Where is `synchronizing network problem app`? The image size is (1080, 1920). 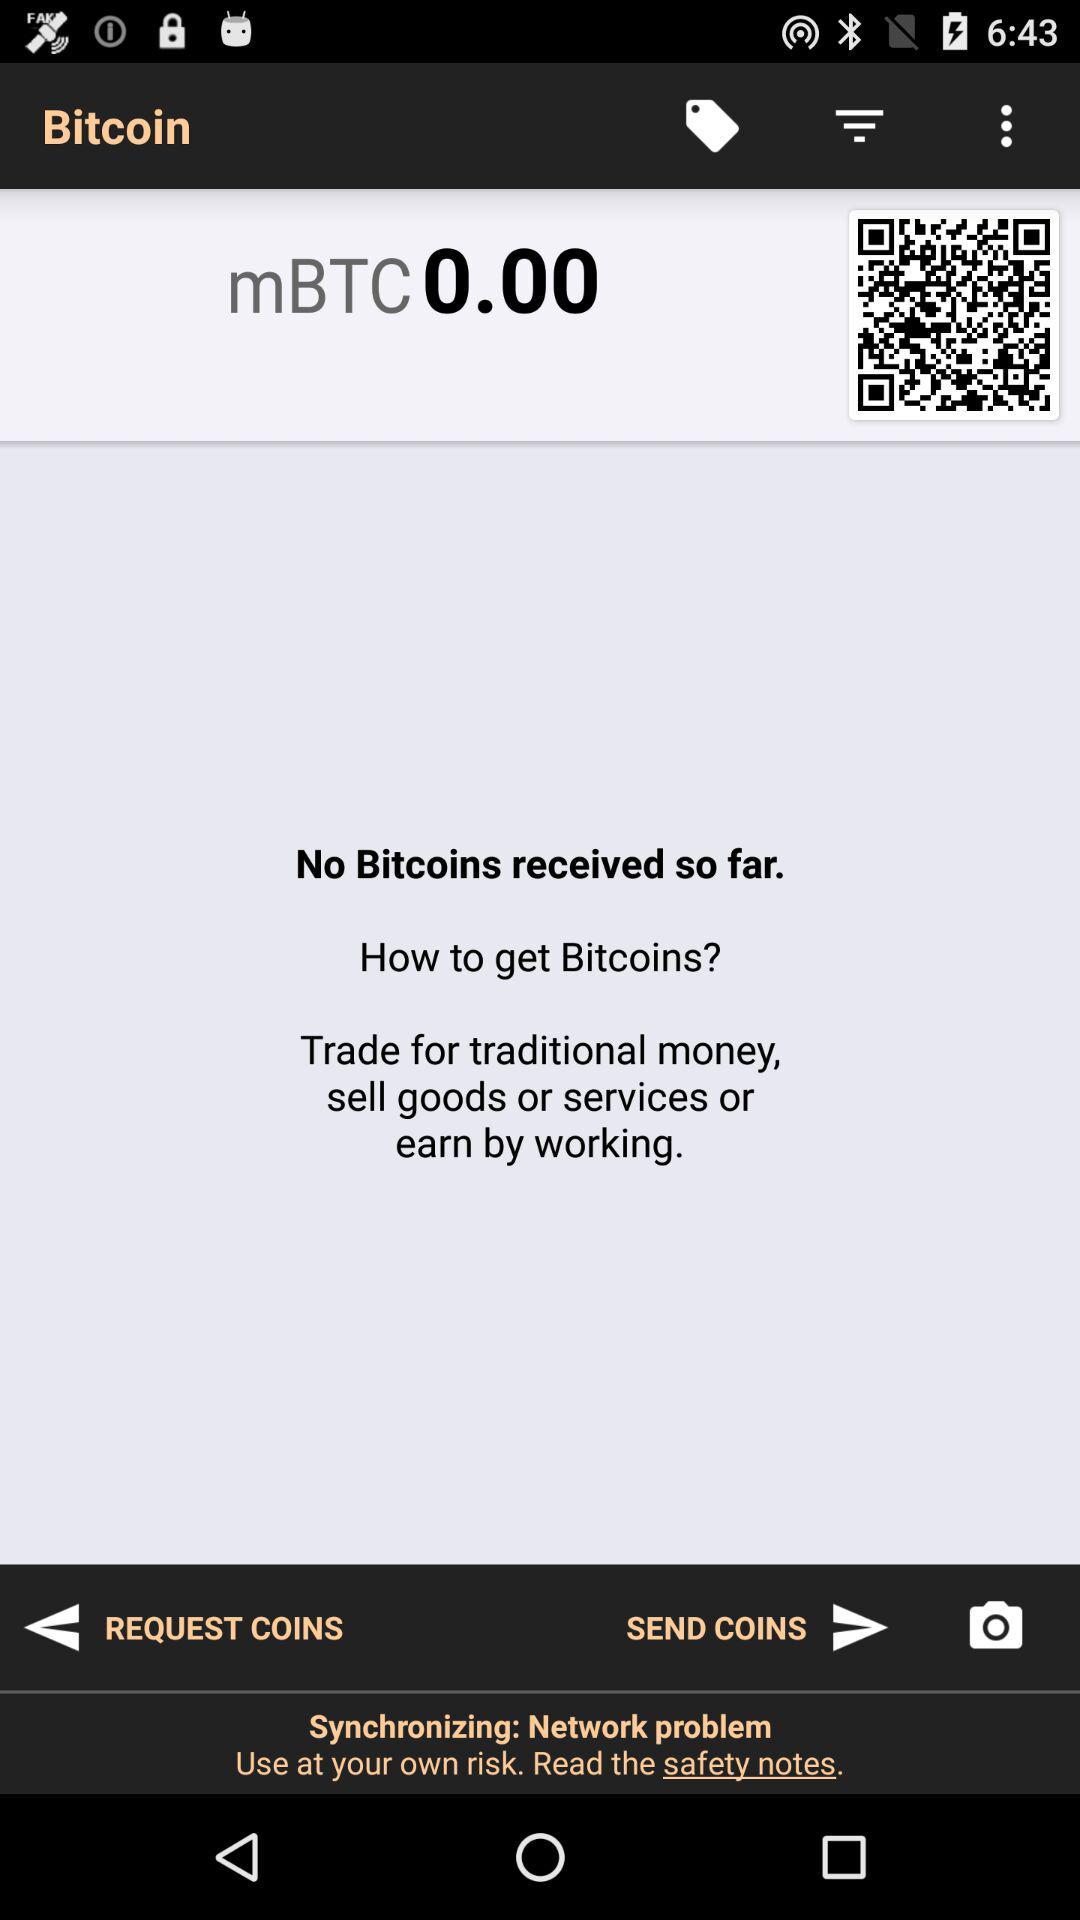 synchronizing network problem app is located at coordinates (540, 1742).